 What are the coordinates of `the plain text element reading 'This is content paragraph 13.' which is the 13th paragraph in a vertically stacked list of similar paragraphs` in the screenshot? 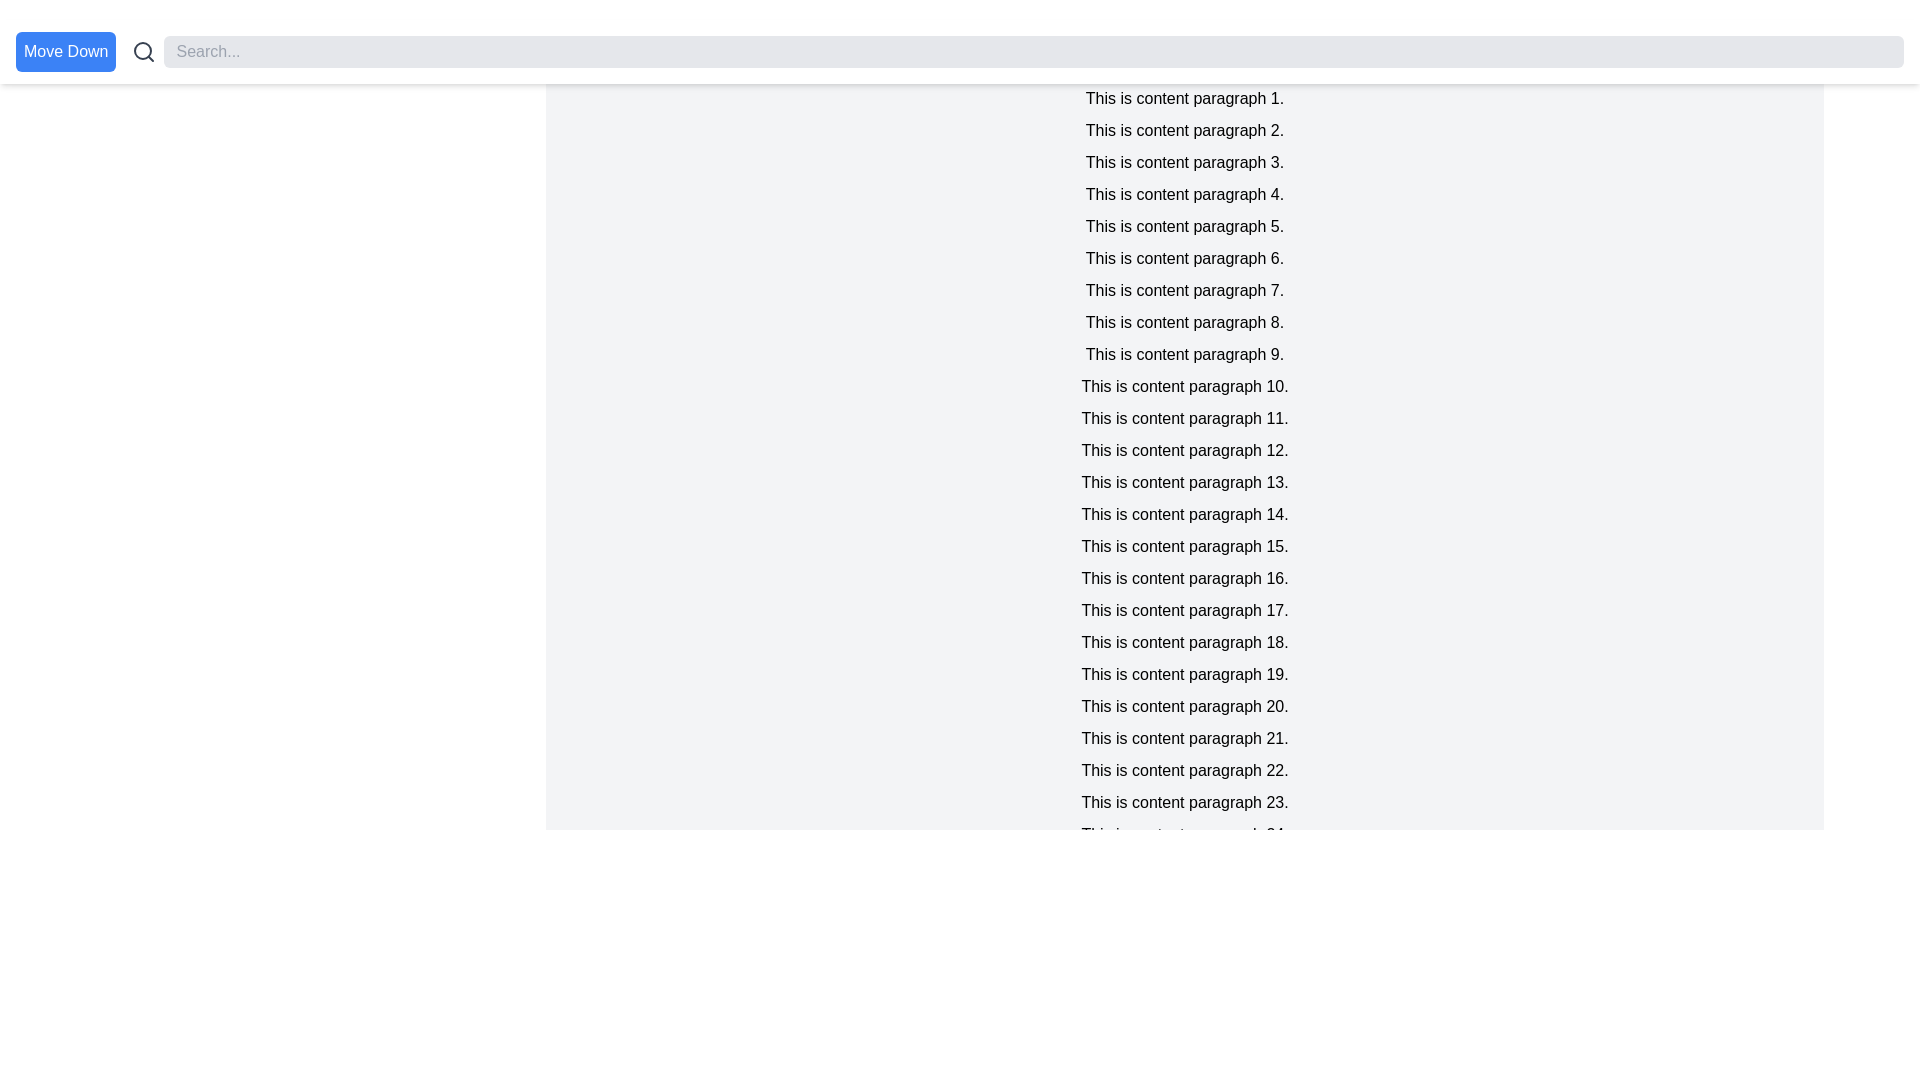 It's located at (1185, 482).